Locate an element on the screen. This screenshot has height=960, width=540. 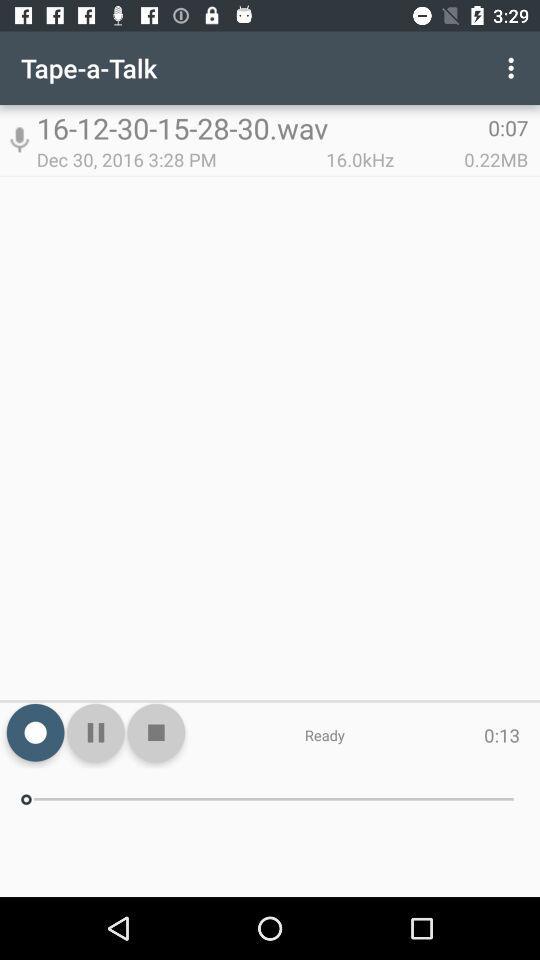
icon above the 0:07 is located at coordinates (513, 68).